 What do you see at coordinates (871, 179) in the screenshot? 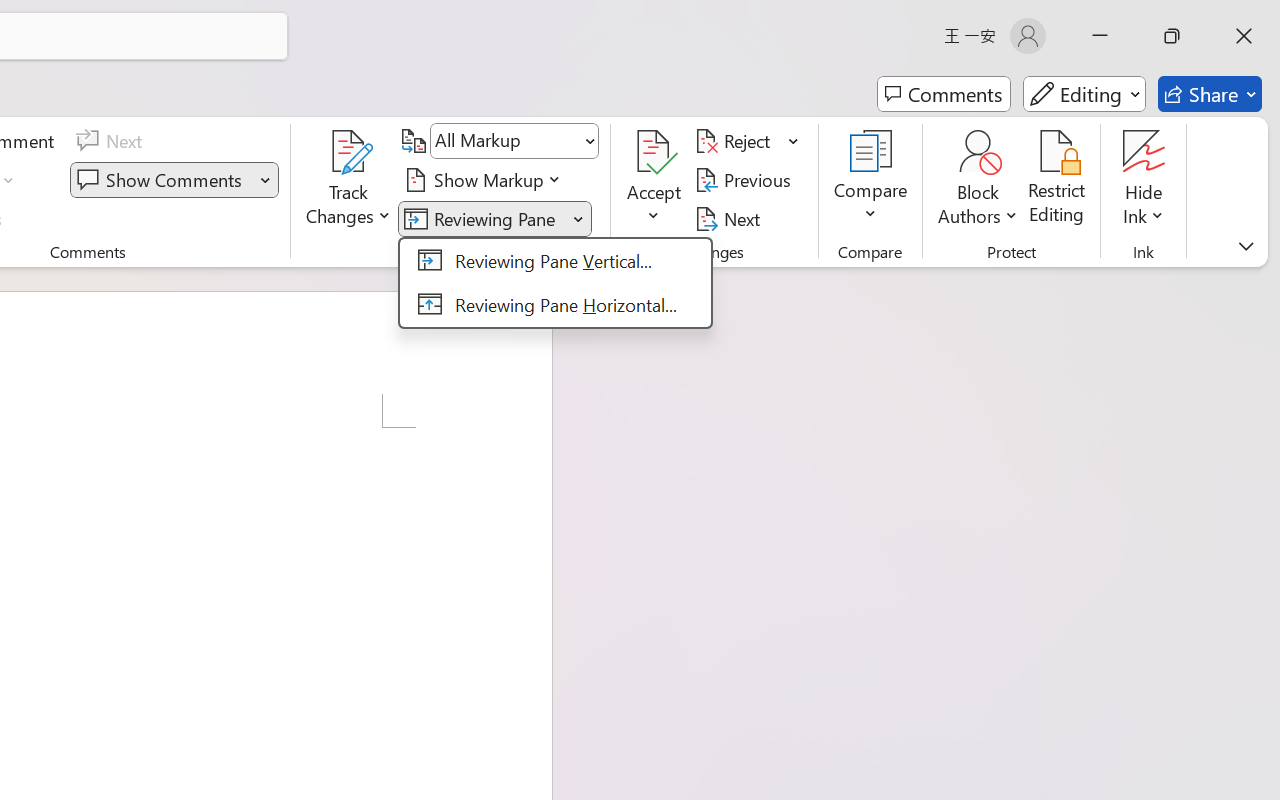
I see `'Compare'` at bounding box center [871, 179].